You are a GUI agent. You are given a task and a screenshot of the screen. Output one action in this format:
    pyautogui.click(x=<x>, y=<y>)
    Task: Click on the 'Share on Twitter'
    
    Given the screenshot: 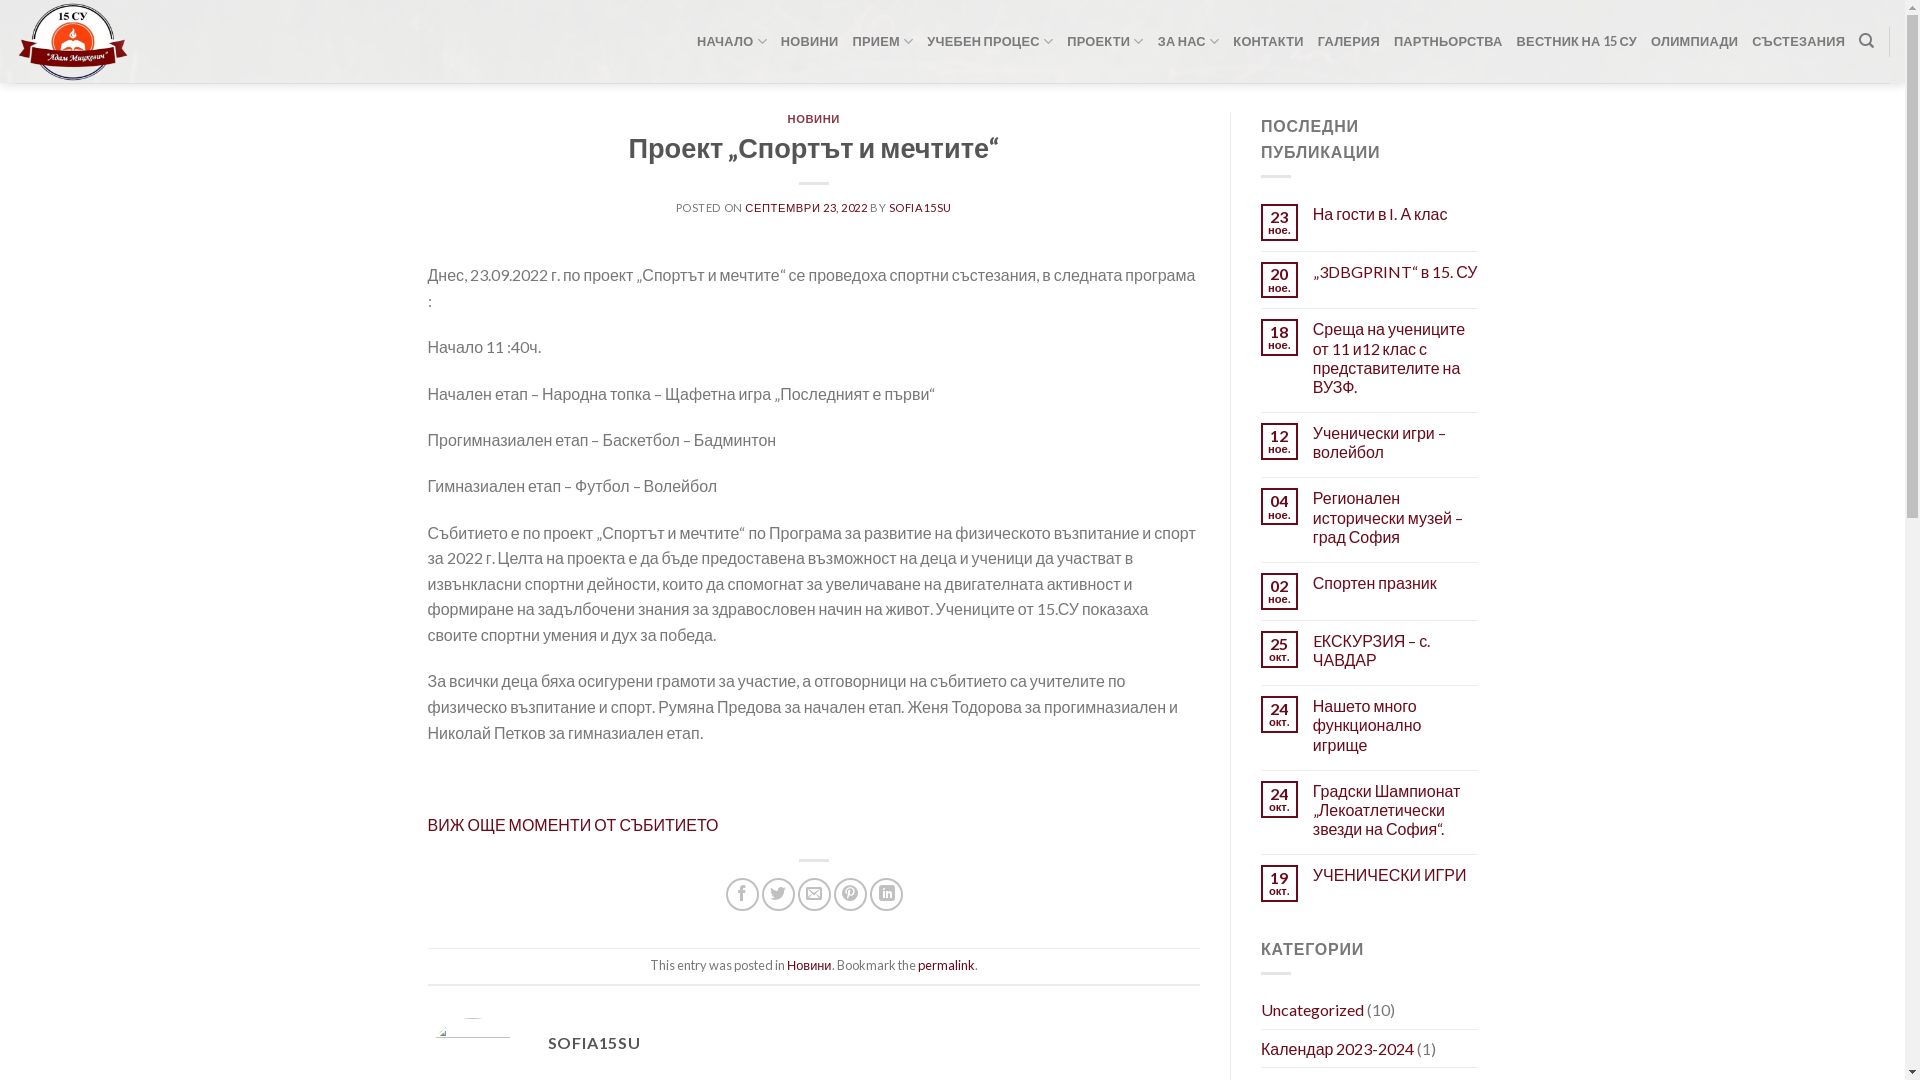 What is the action you would take?
    pyautogui.click(x=761, y=893)
    